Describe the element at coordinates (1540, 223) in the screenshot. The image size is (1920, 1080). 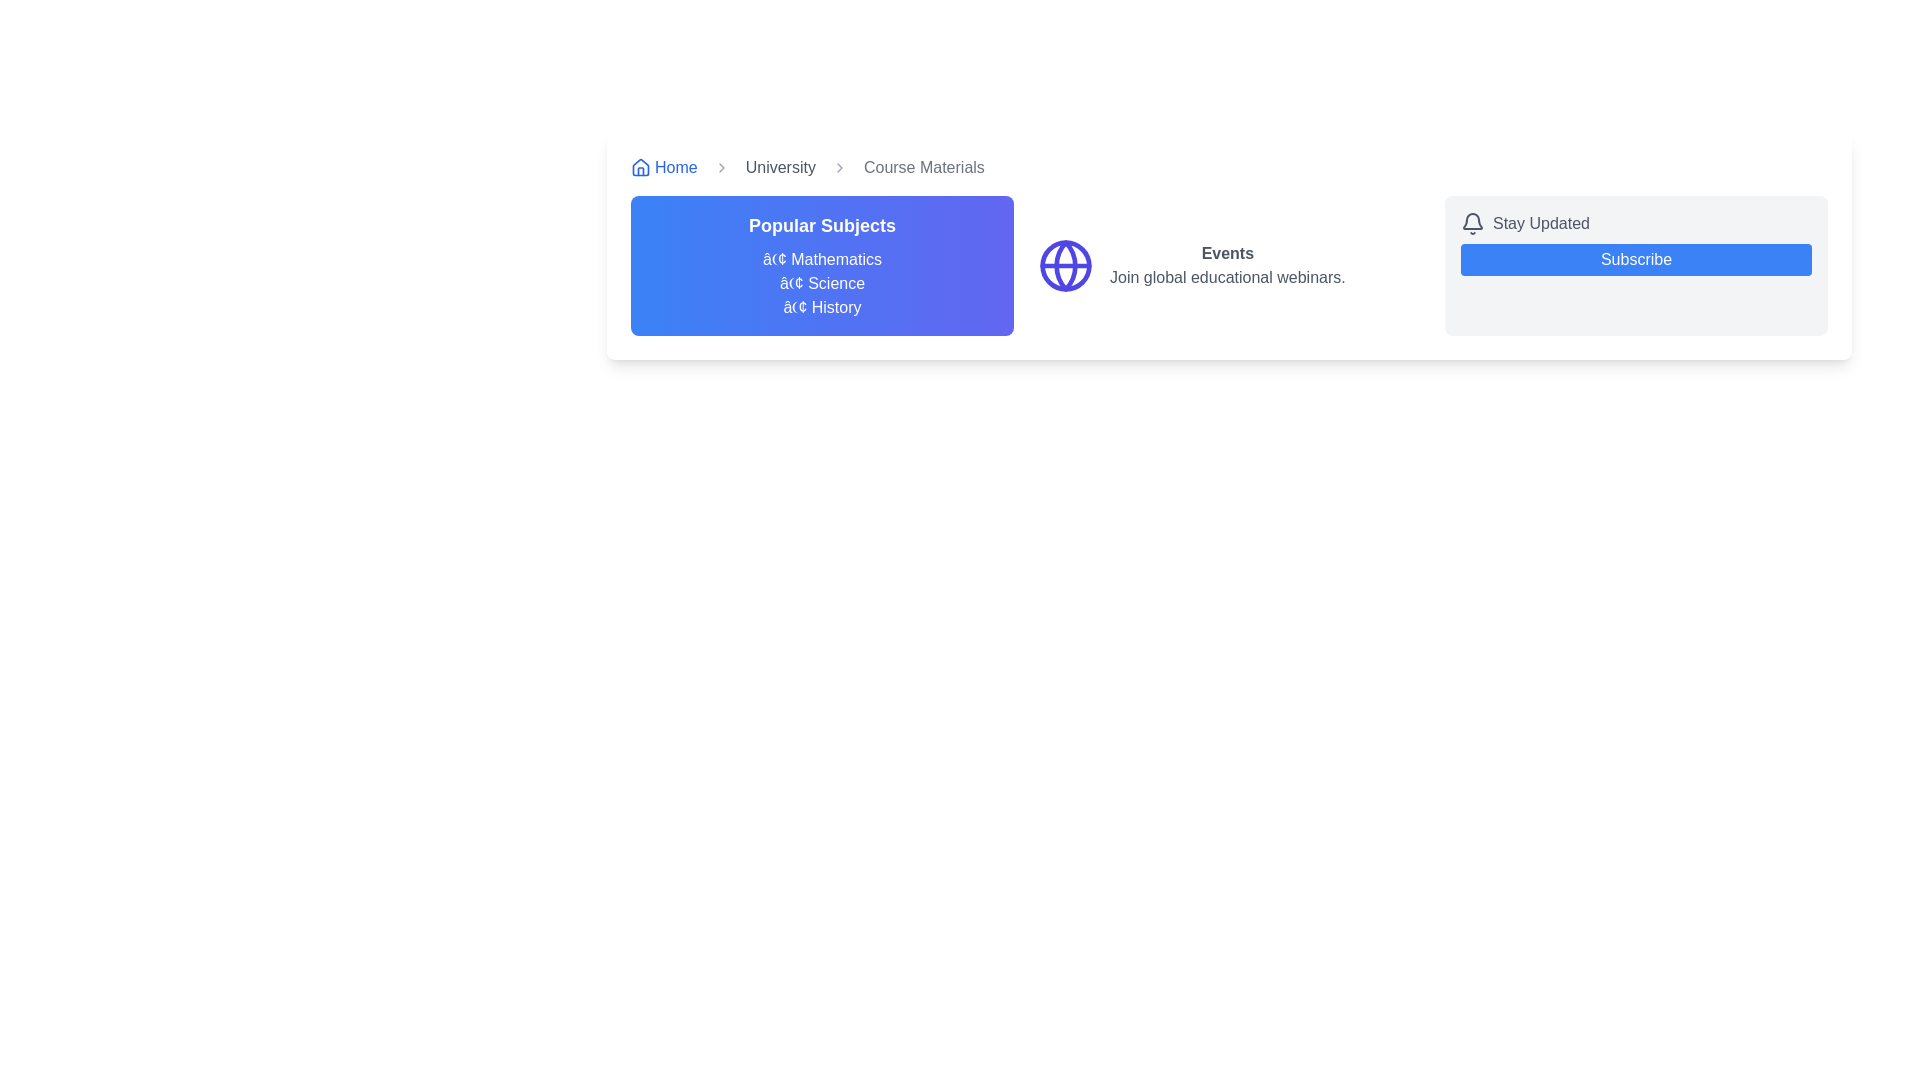
I see `the text label located in the upper-right segment of the layout, which describes the purpose of staying informed or subscribing for updates` at that location.